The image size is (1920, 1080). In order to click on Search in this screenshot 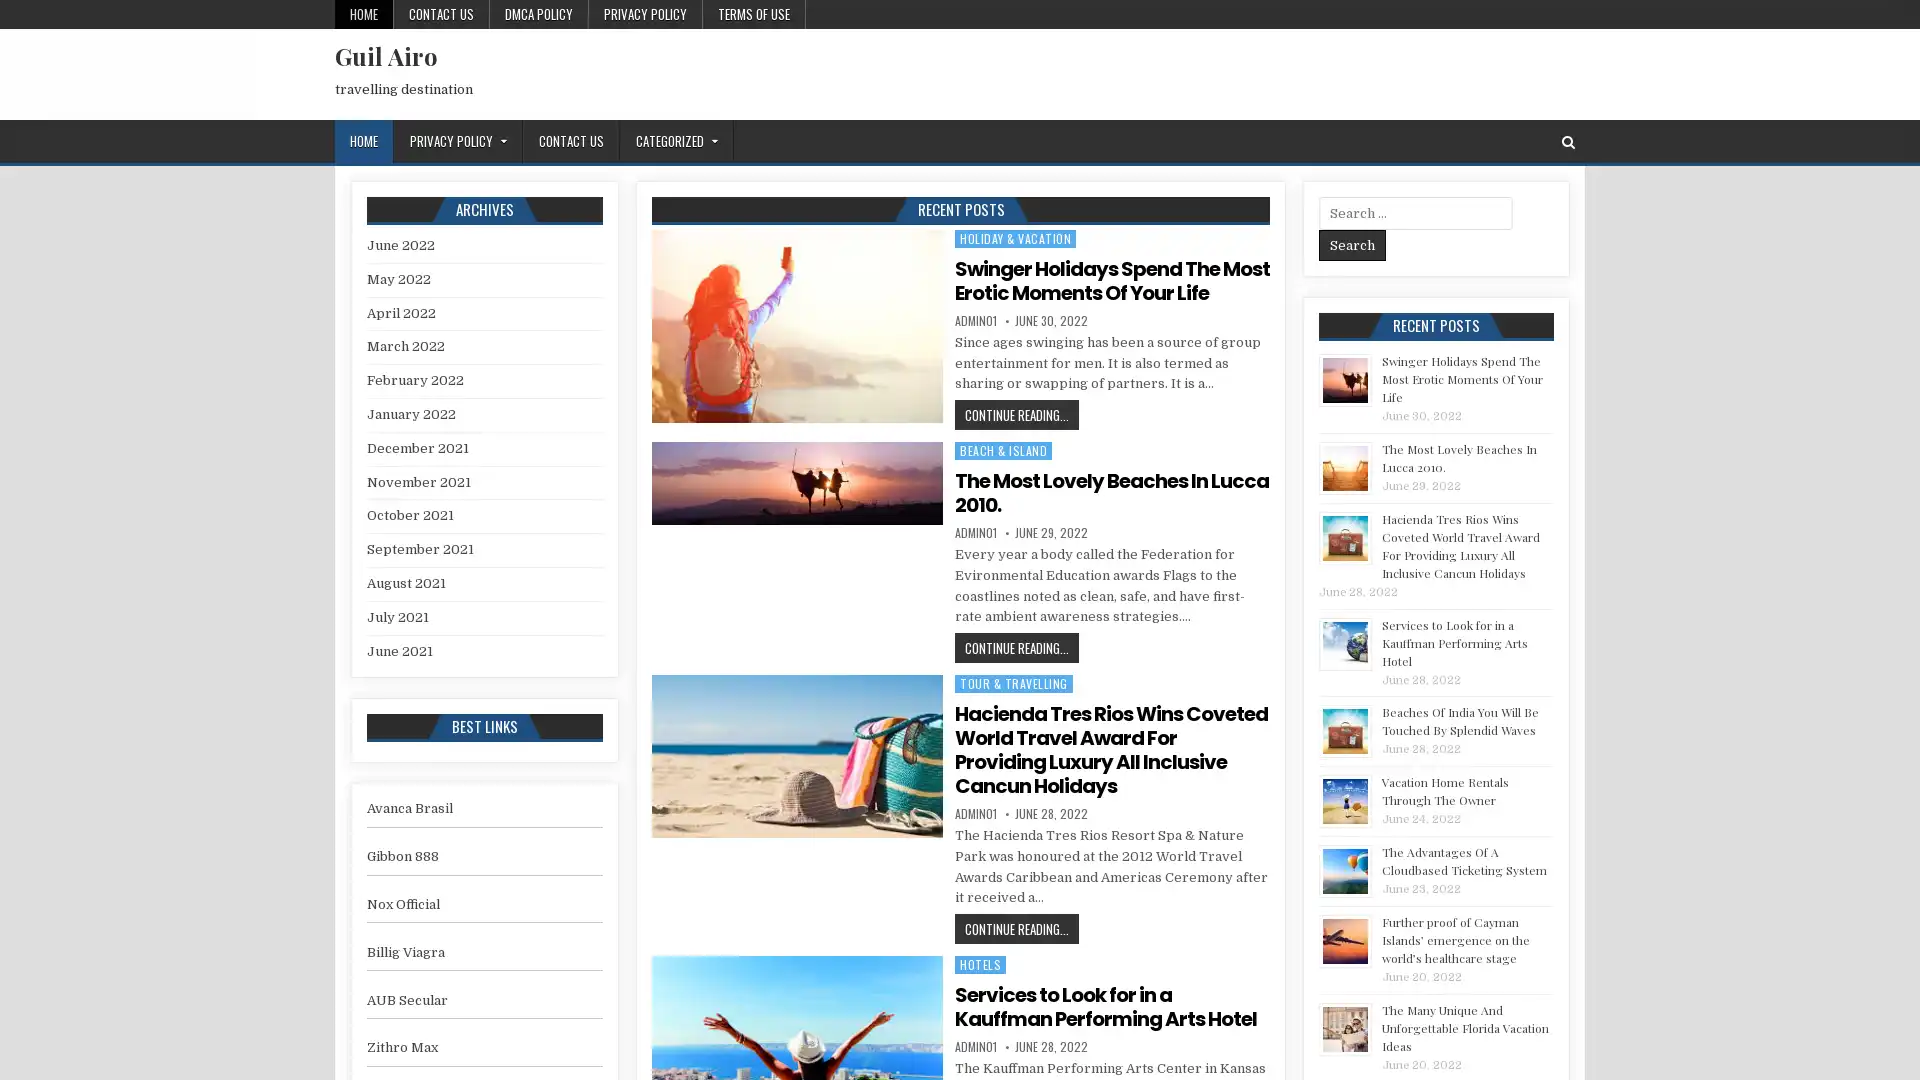, I will do `click(1351, 244)`.